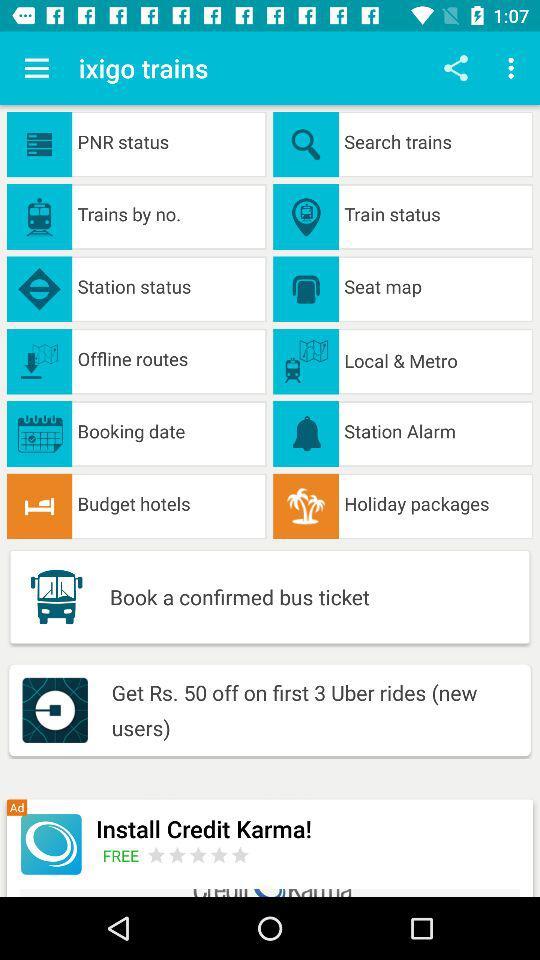 Image resolution: width=540 pixels, height=960 pixels. I want to click on share information, so click(455, 68).